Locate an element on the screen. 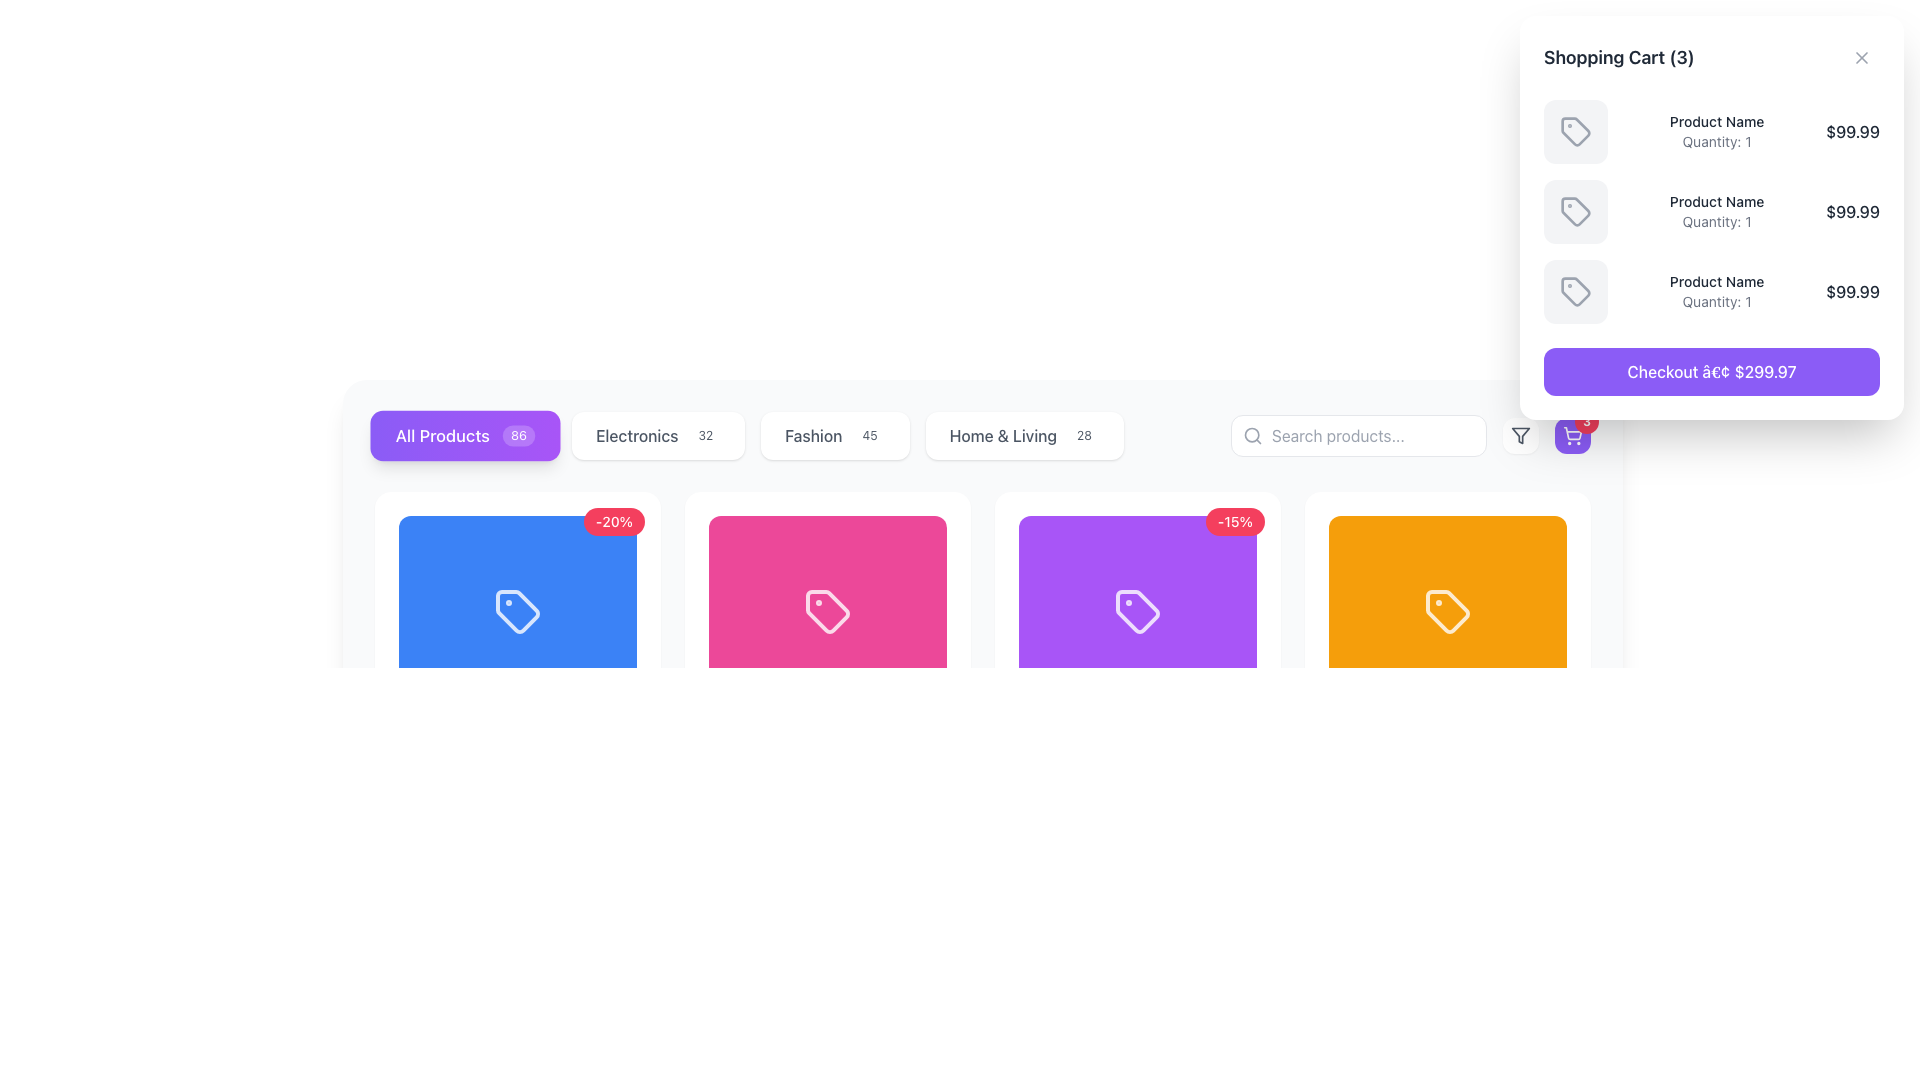 This screenshot has width=1920, height=1080. the 'Product Name' text label, which is displayed in a dark gray sans-serif font at the top of the shopping cart modal section, above 'Quantity: 1' is located at coordinates (1716, 122).